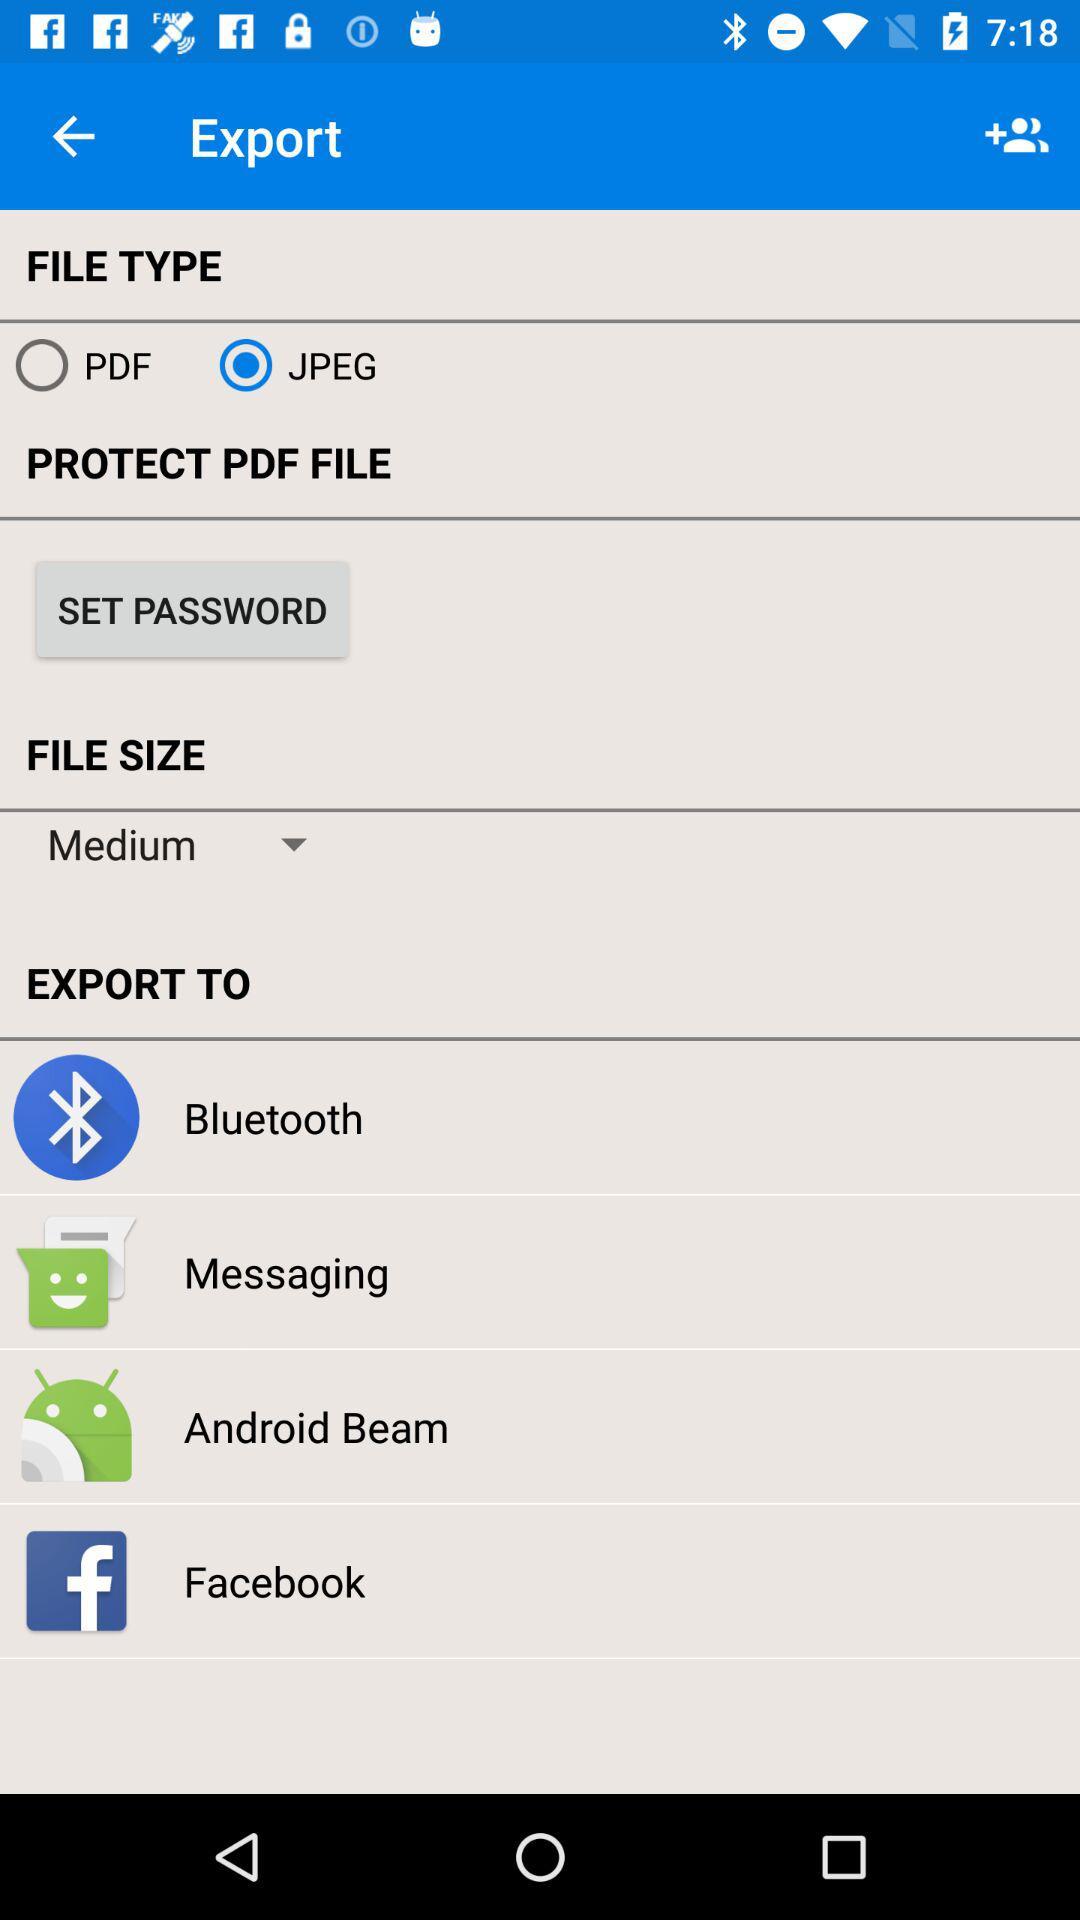  I want to click on icon above protect pdf file, so click(290, 365).